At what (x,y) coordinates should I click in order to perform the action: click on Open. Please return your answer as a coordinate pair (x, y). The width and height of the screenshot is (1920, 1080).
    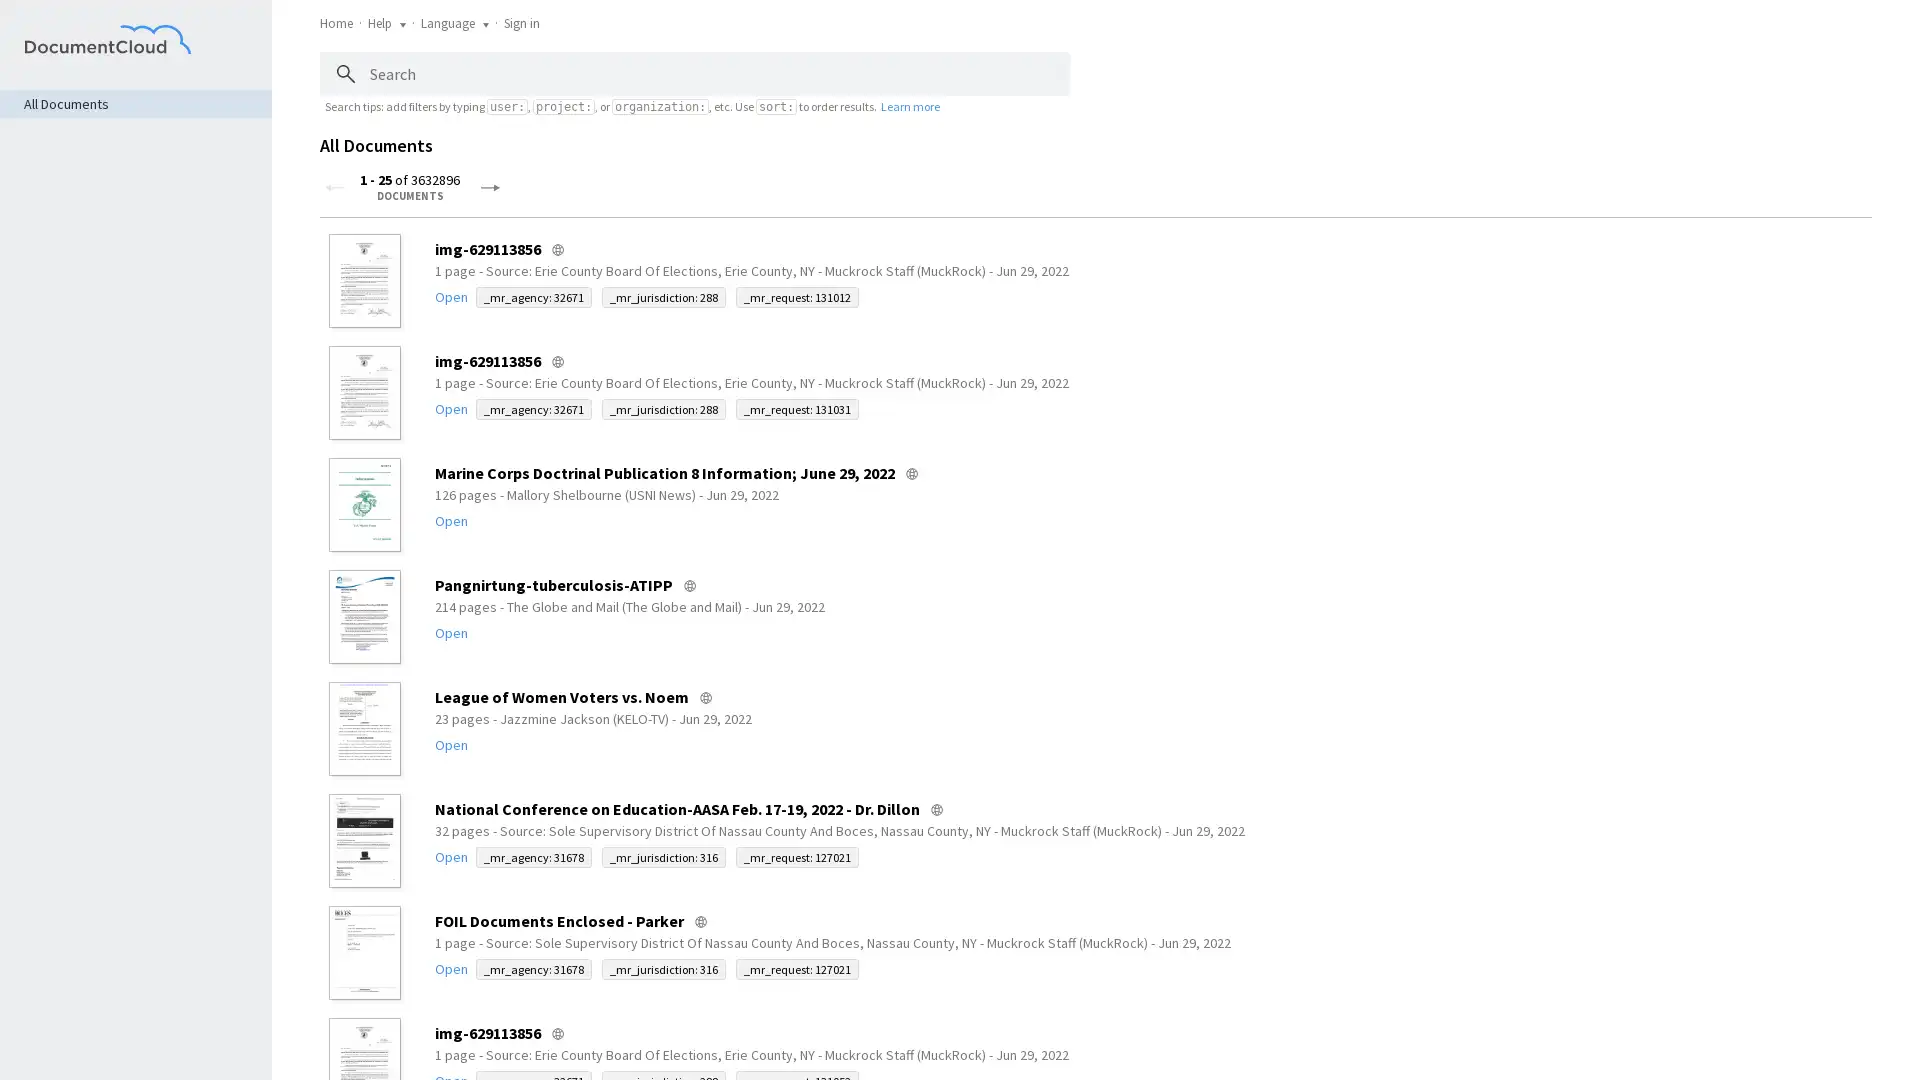
    Looking at the image, I should click on (450, 407).